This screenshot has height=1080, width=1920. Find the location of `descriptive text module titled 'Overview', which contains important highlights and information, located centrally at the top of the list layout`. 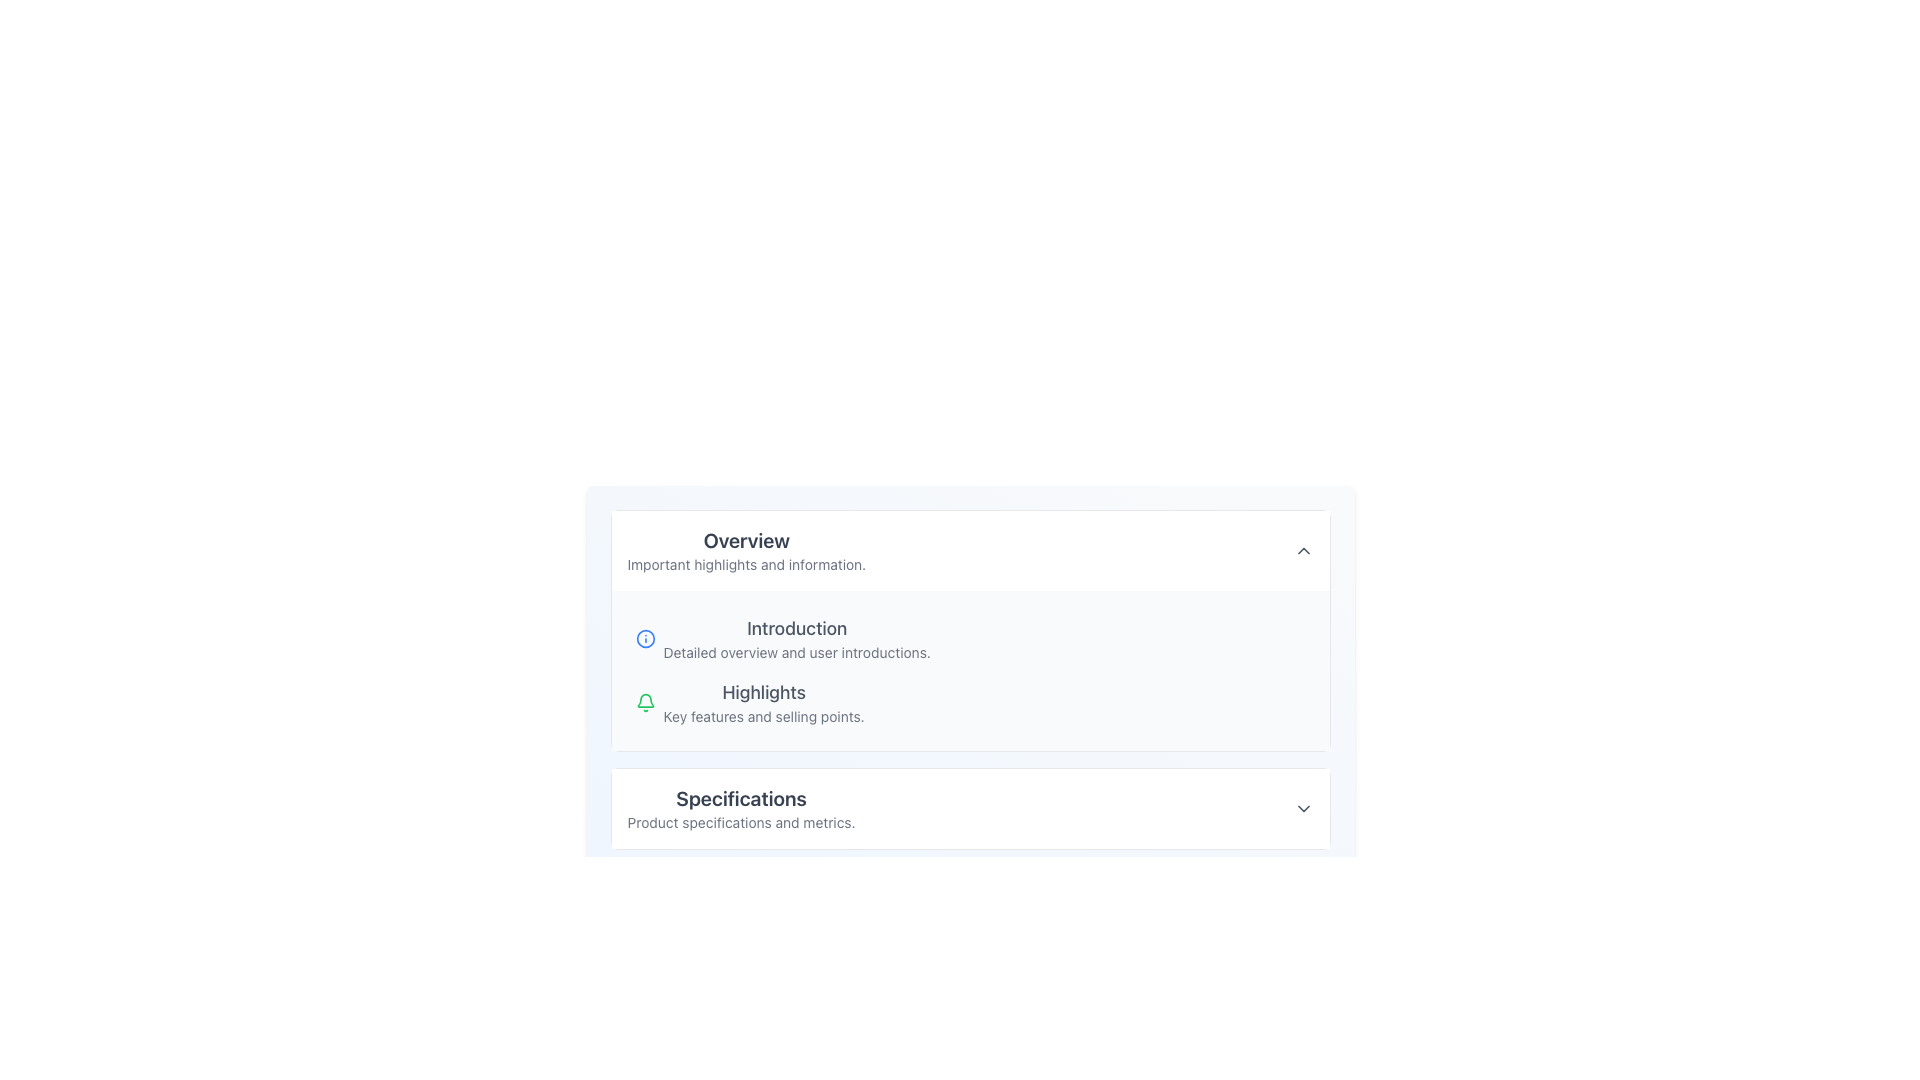

descriptive text module titled 'Overview', which contains important highlights and information, located centrally at the top of the list layout is located at coordinates (745, 551).